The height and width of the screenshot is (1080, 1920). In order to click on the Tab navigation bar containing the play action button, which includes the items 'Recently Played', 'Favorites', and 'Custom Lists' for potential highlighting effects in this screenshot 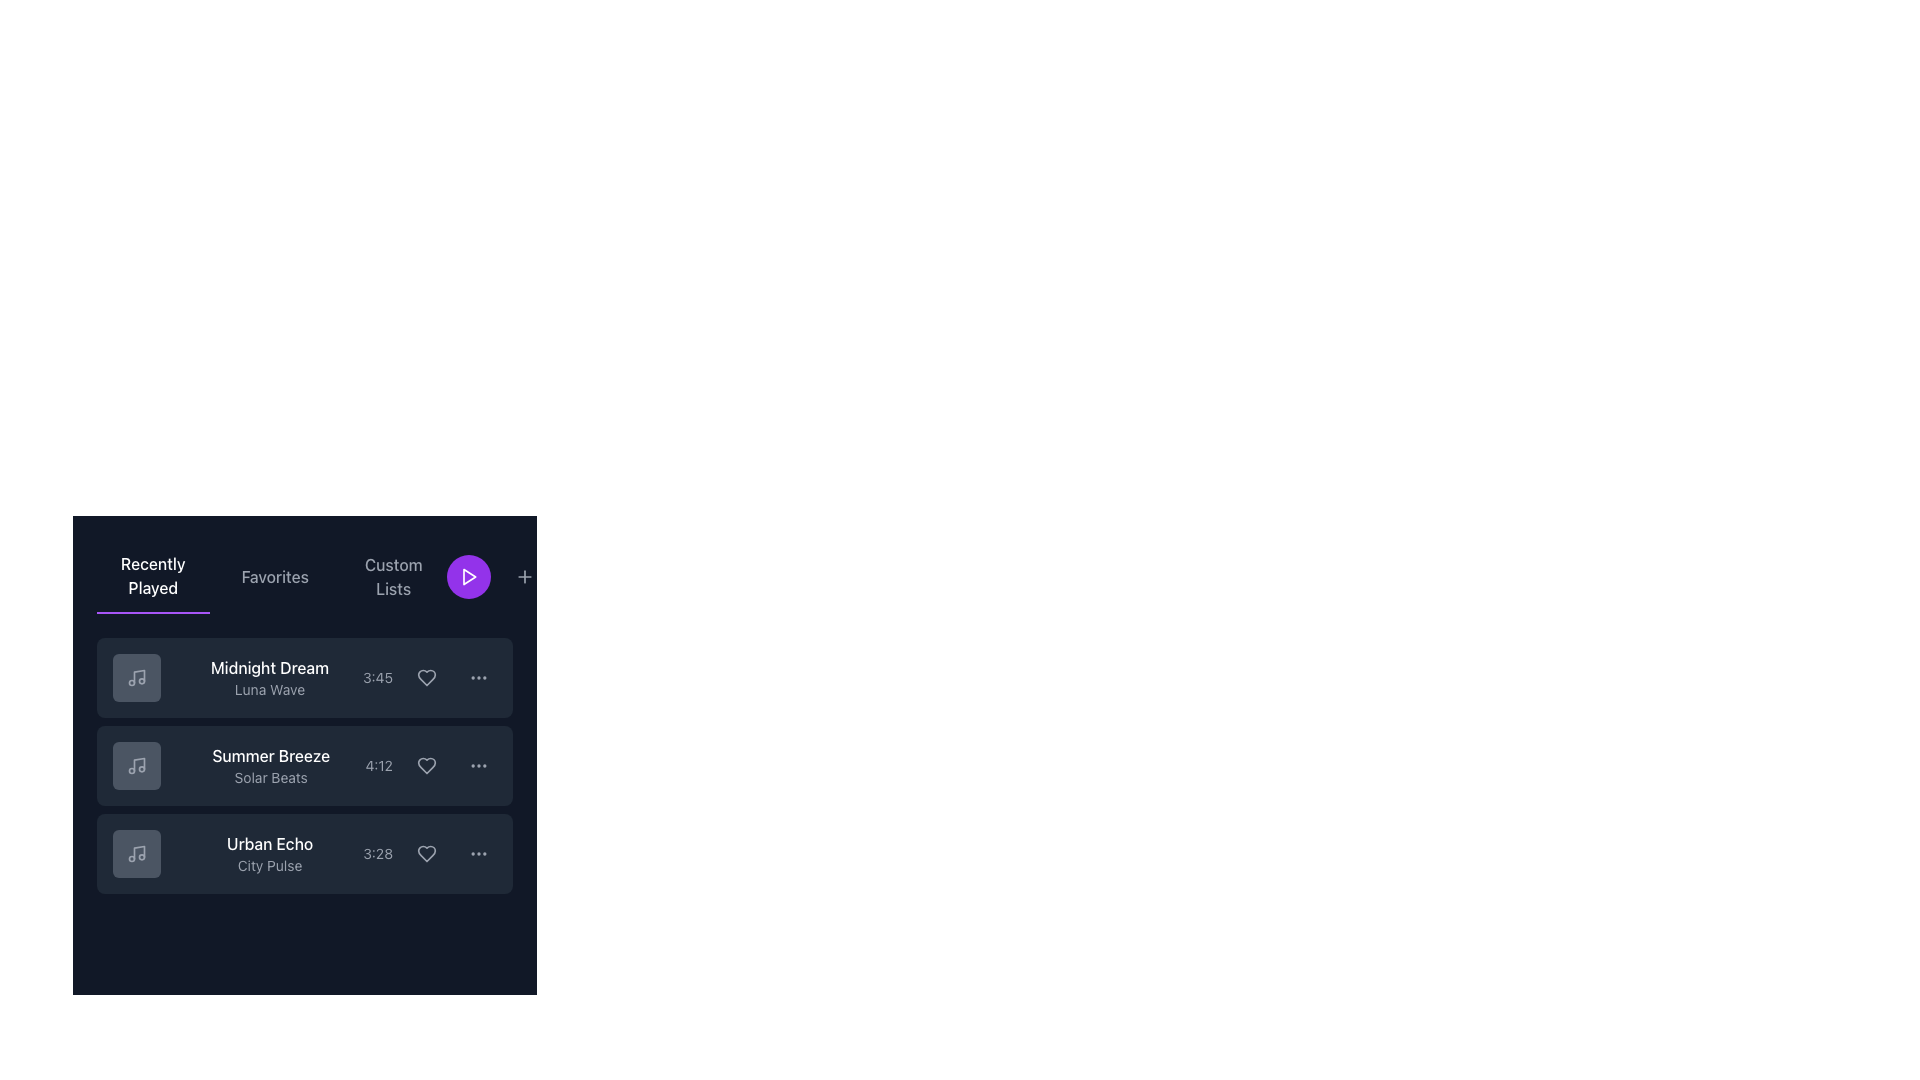, I will do `click(304, 577)`.